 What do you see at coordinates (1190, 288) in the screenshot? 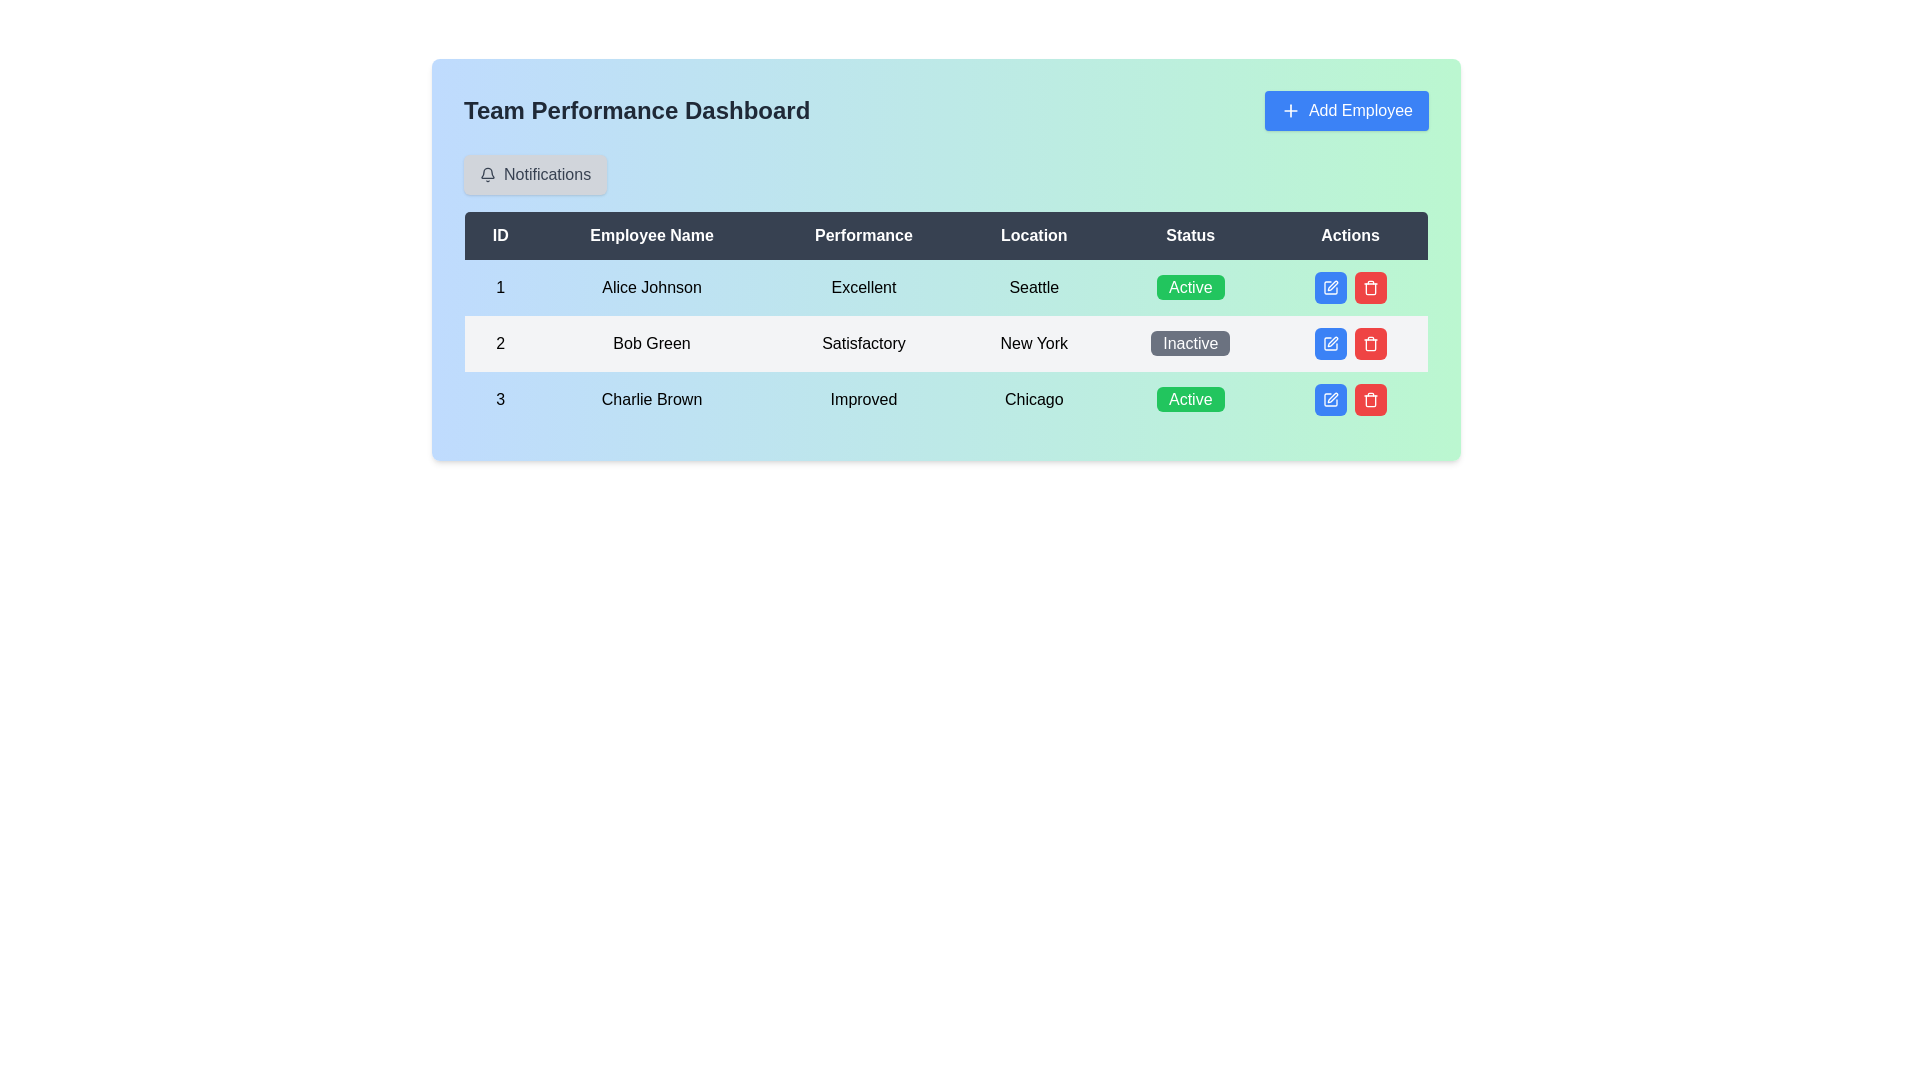
I see `the Status Indicator with a green background and the text 'Active' in white font, located in the 'Status' column of the first row in the table` at bounding box center [1190, 288].